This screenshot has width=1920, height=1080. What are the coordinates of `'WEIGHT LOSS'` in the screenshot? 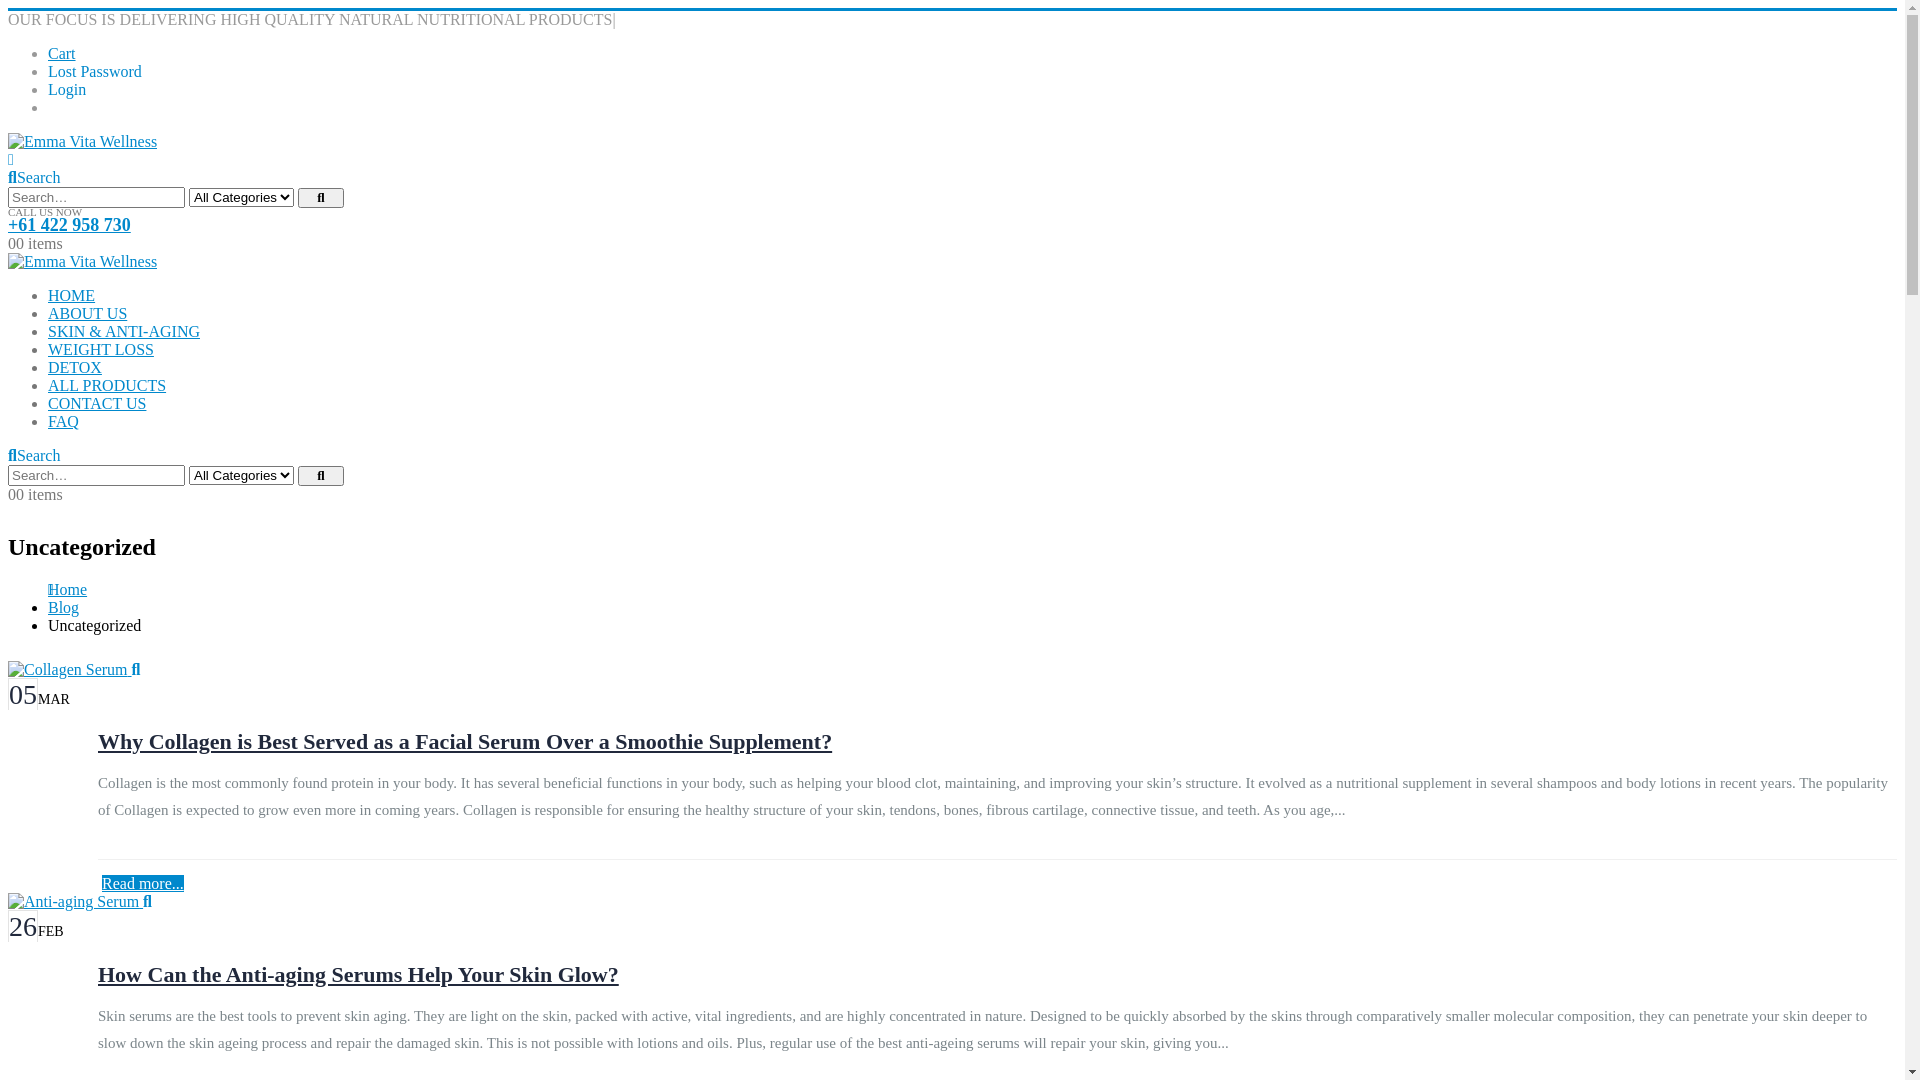 It's located at (99, 348).